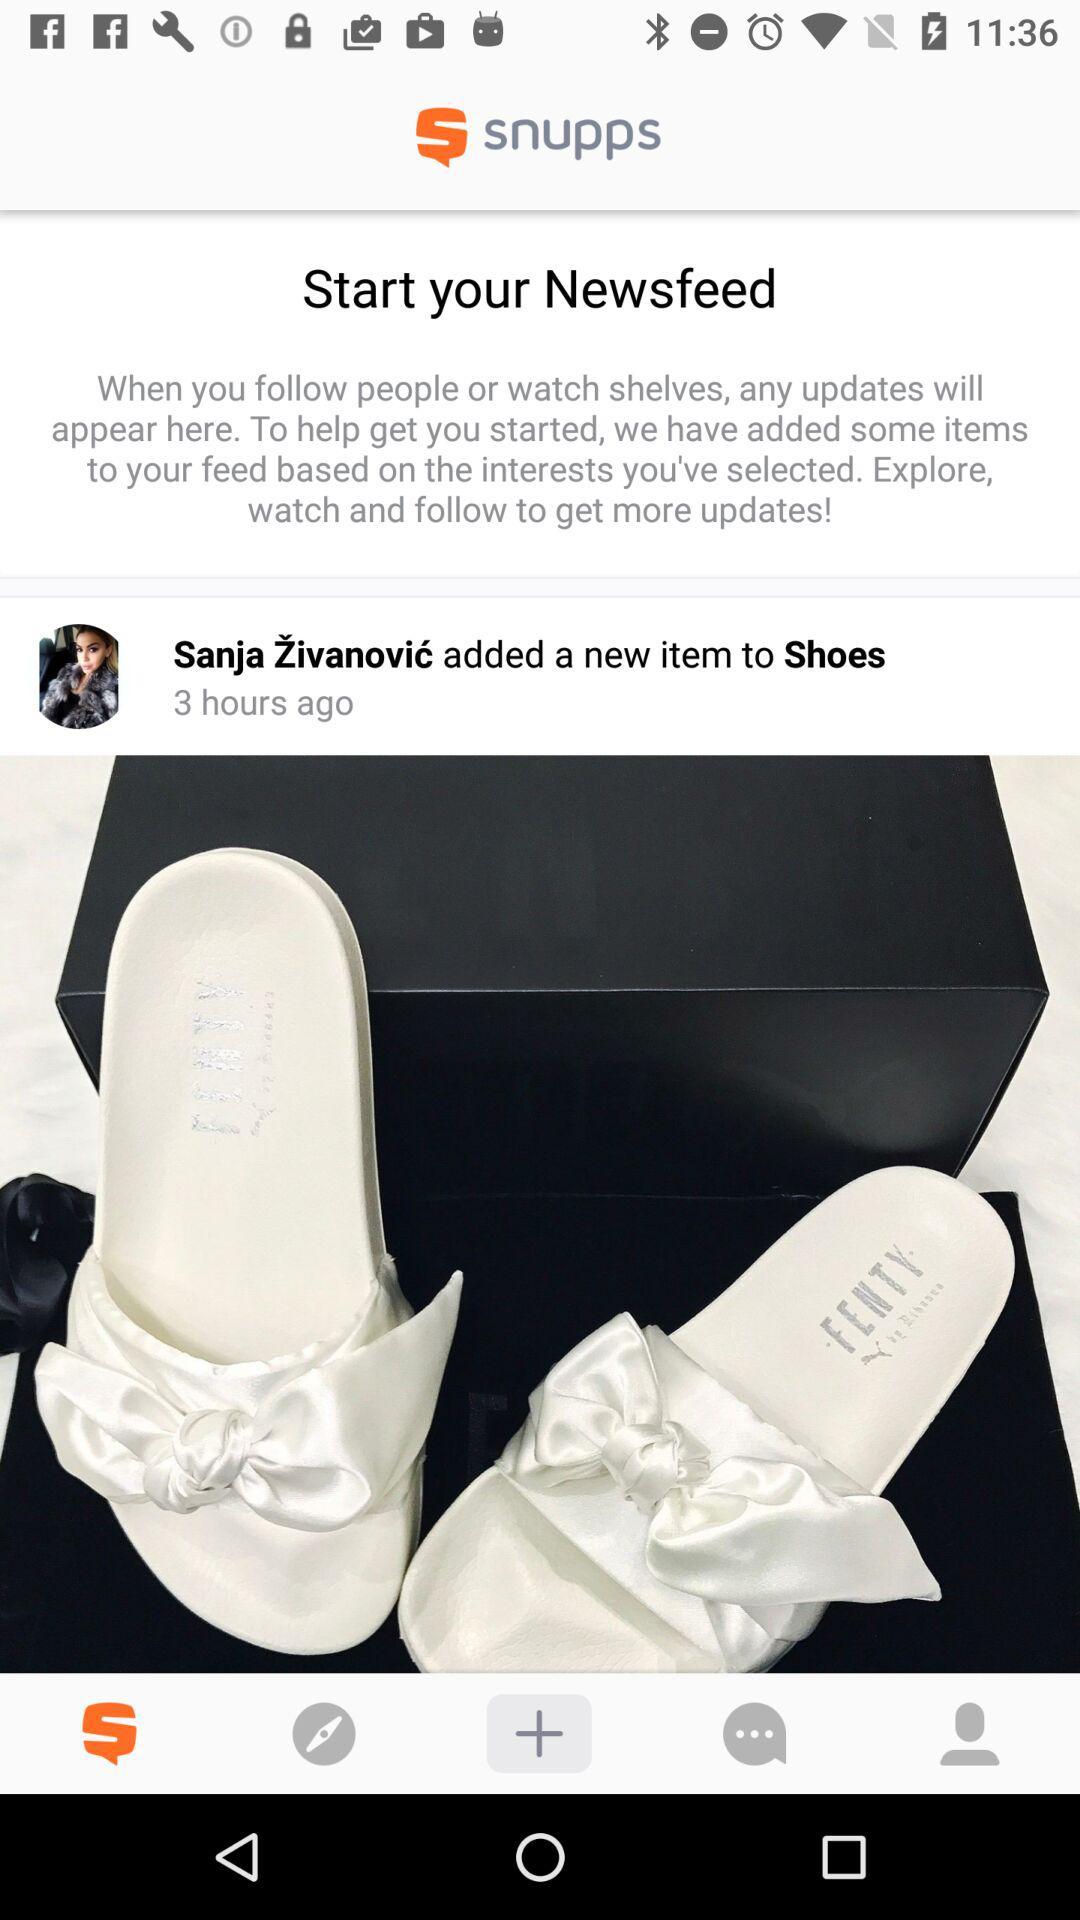 Image resolution: width=1080 pixels, height=1920 pixels. I want to click on zoom, so click(538, 1732).